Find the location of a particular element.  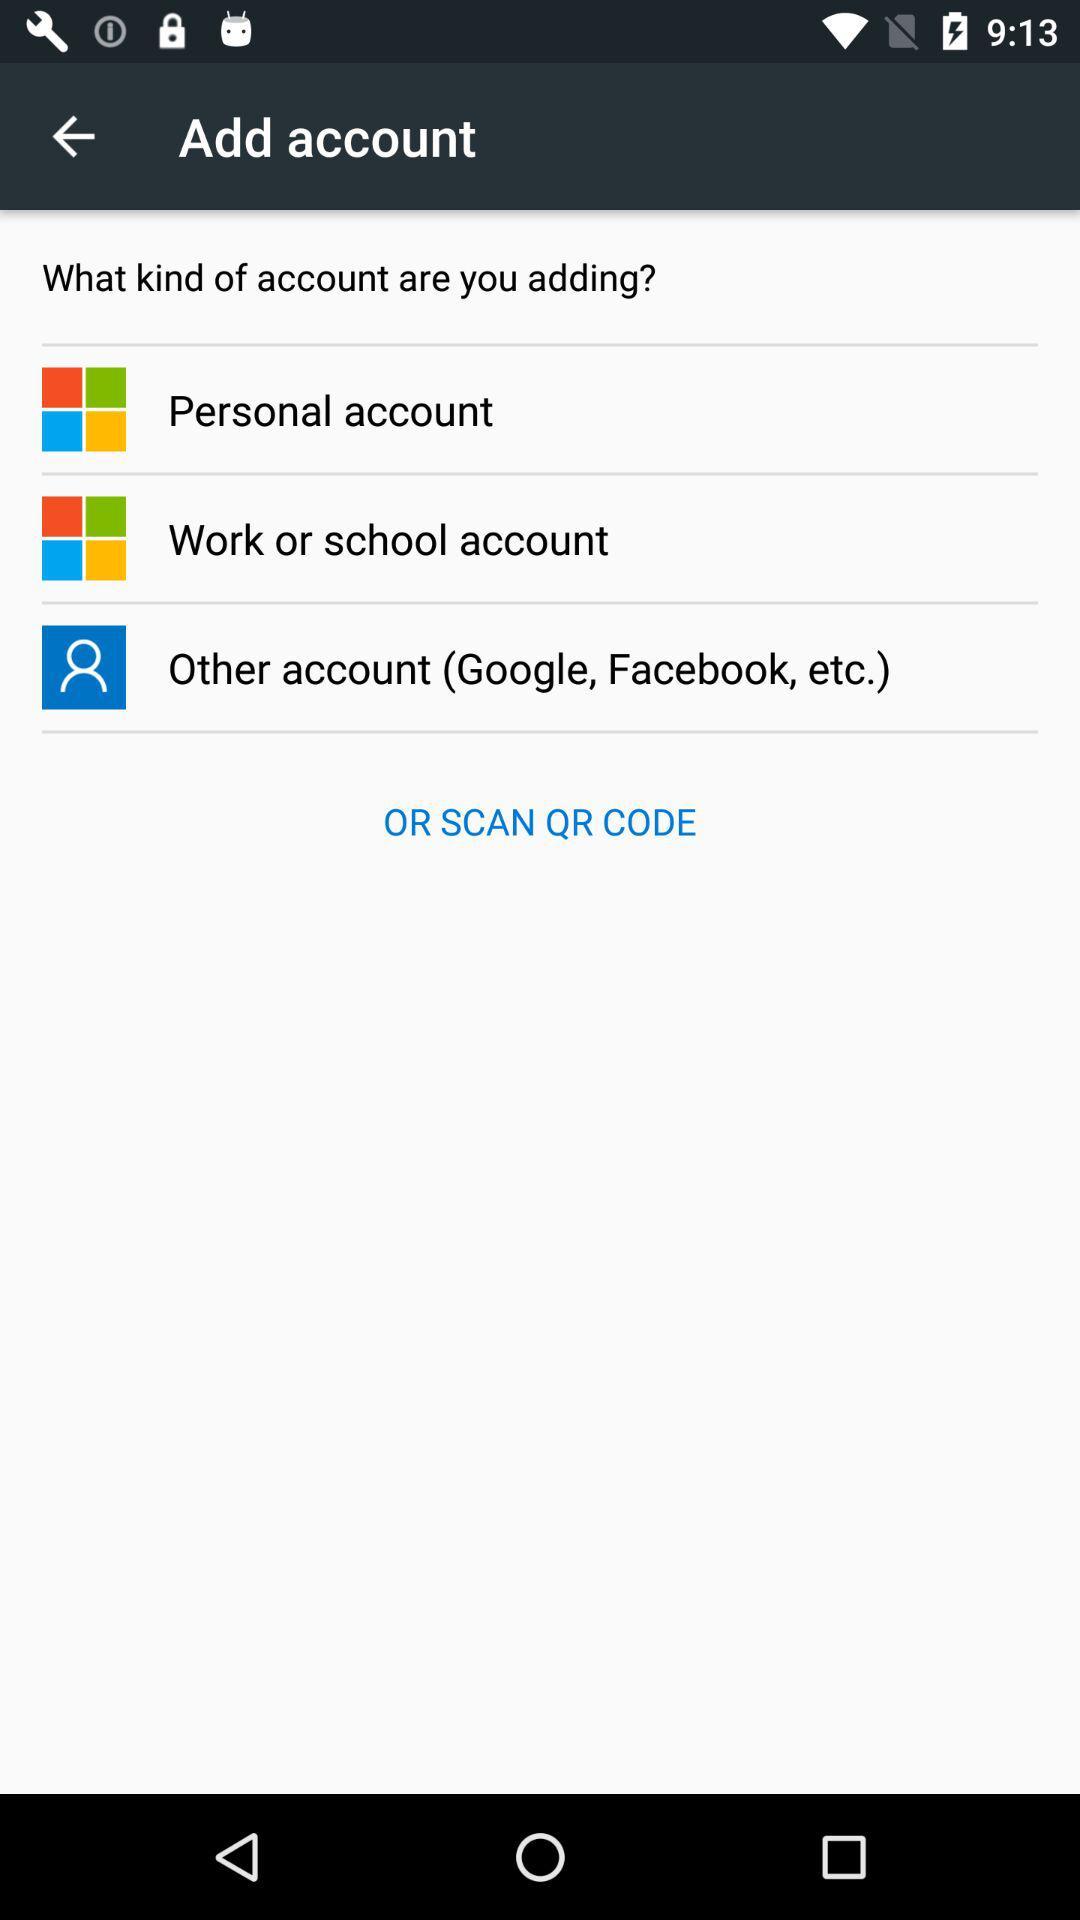

work or school button is located at coordinates (540, 538).